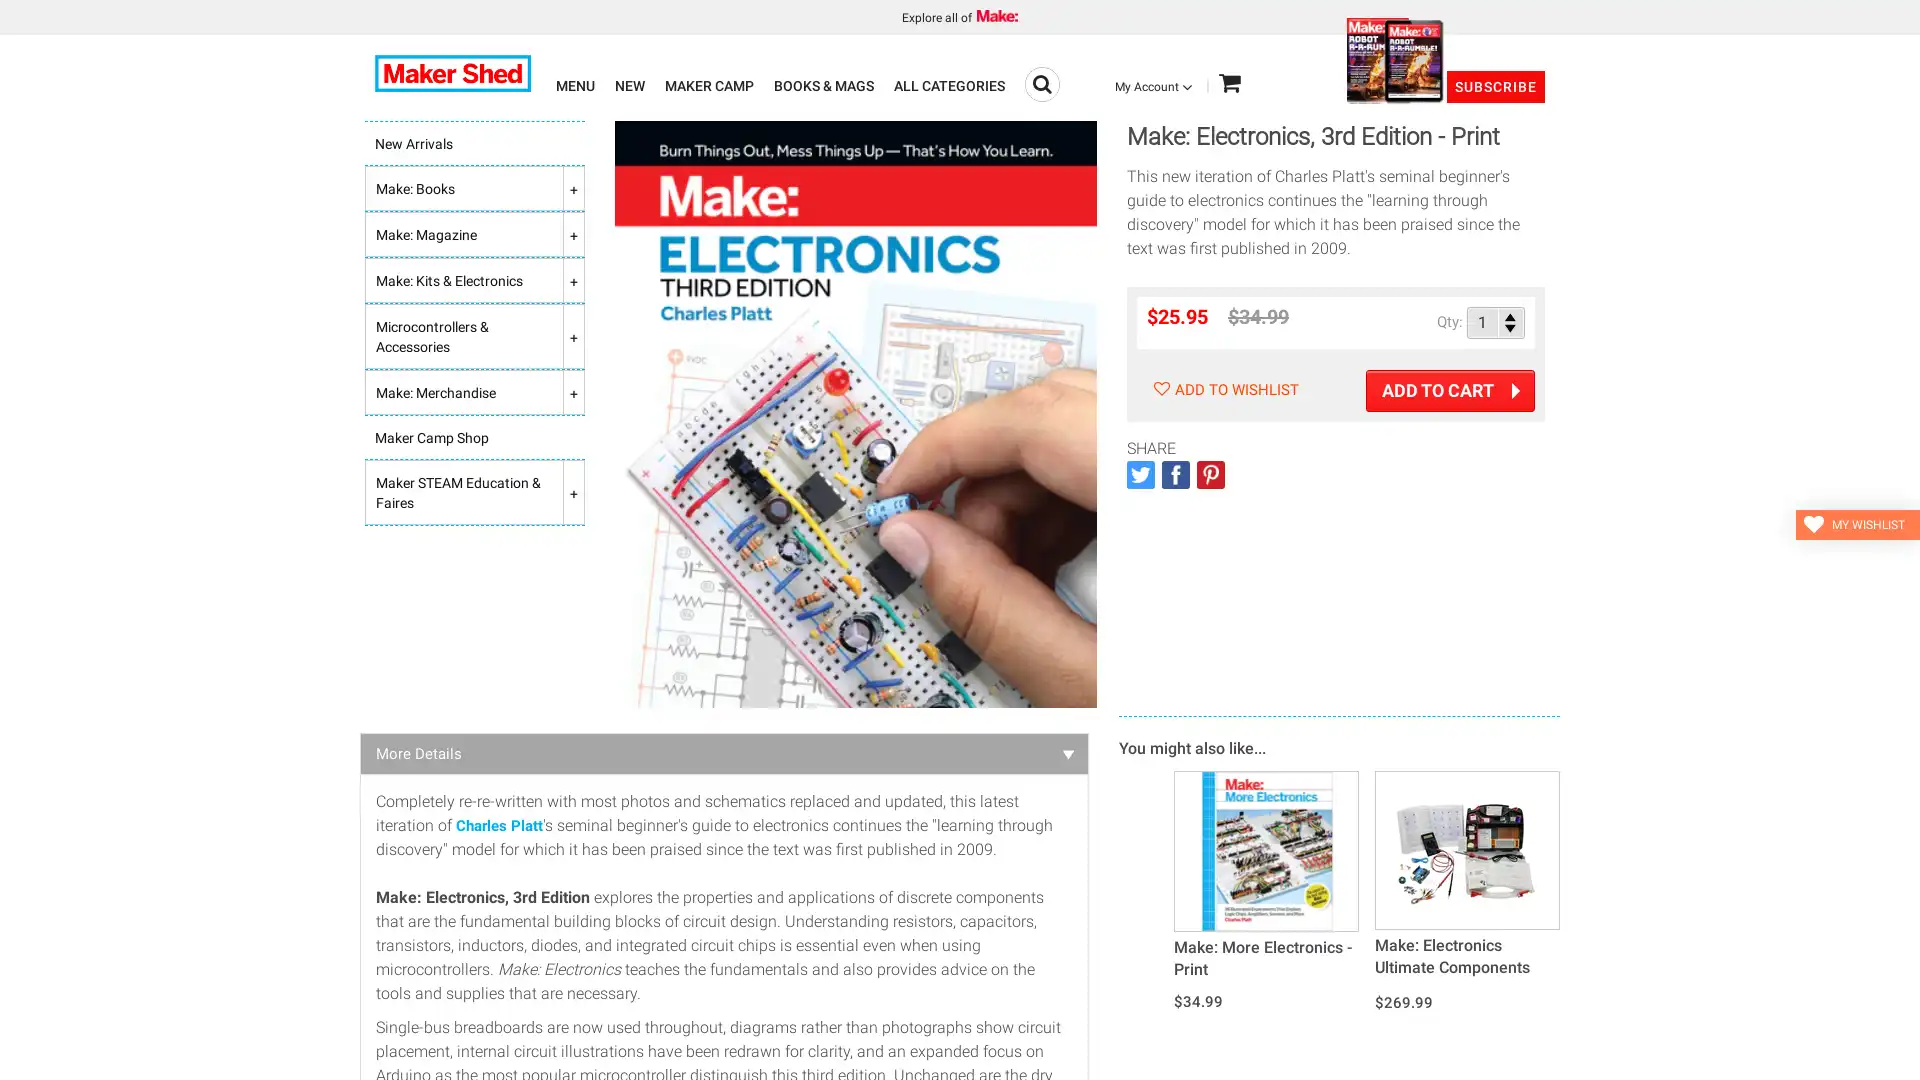 The image size is (1920, 1080). What do you see at coordinates (1450, 390) in the screenshot?
I see `Add to Cart` at bounding box center [1450, 390].